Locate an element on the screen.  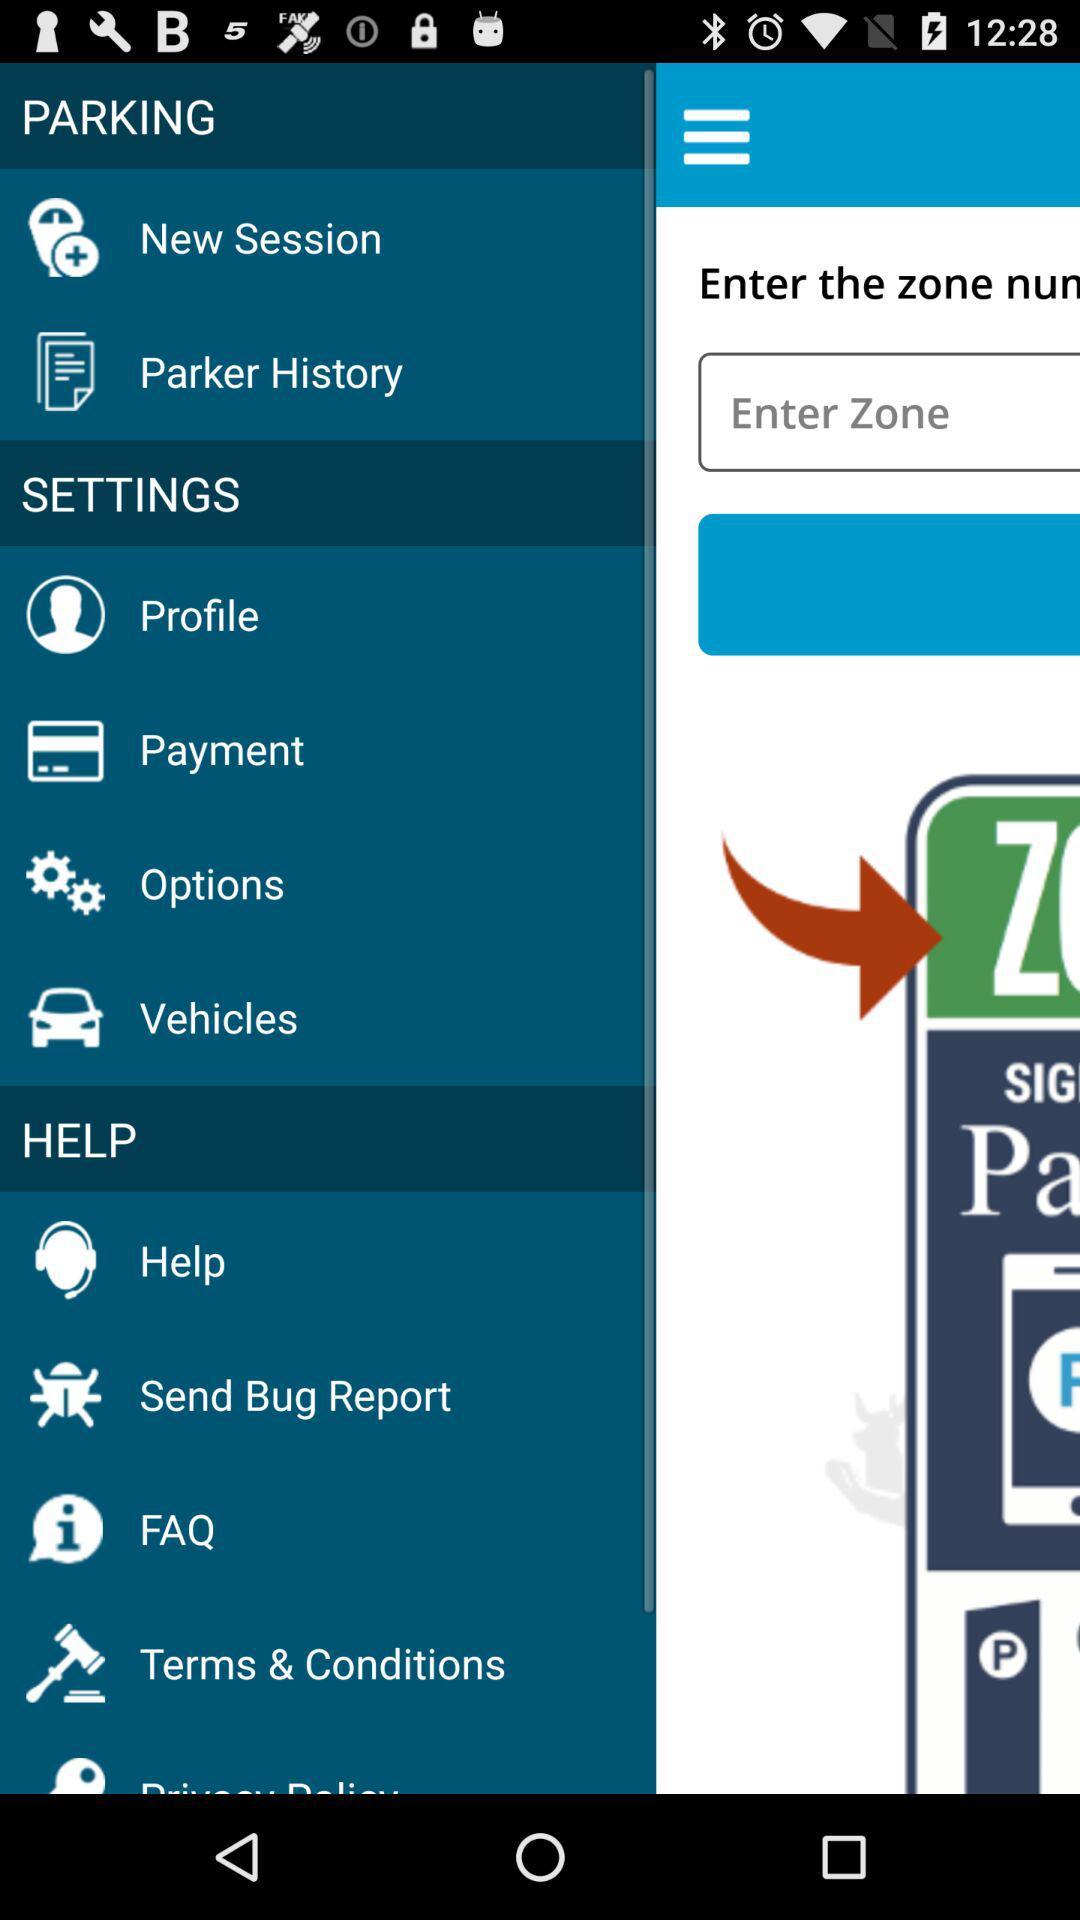
input text for the zone number is located at coordinates (888, 411).